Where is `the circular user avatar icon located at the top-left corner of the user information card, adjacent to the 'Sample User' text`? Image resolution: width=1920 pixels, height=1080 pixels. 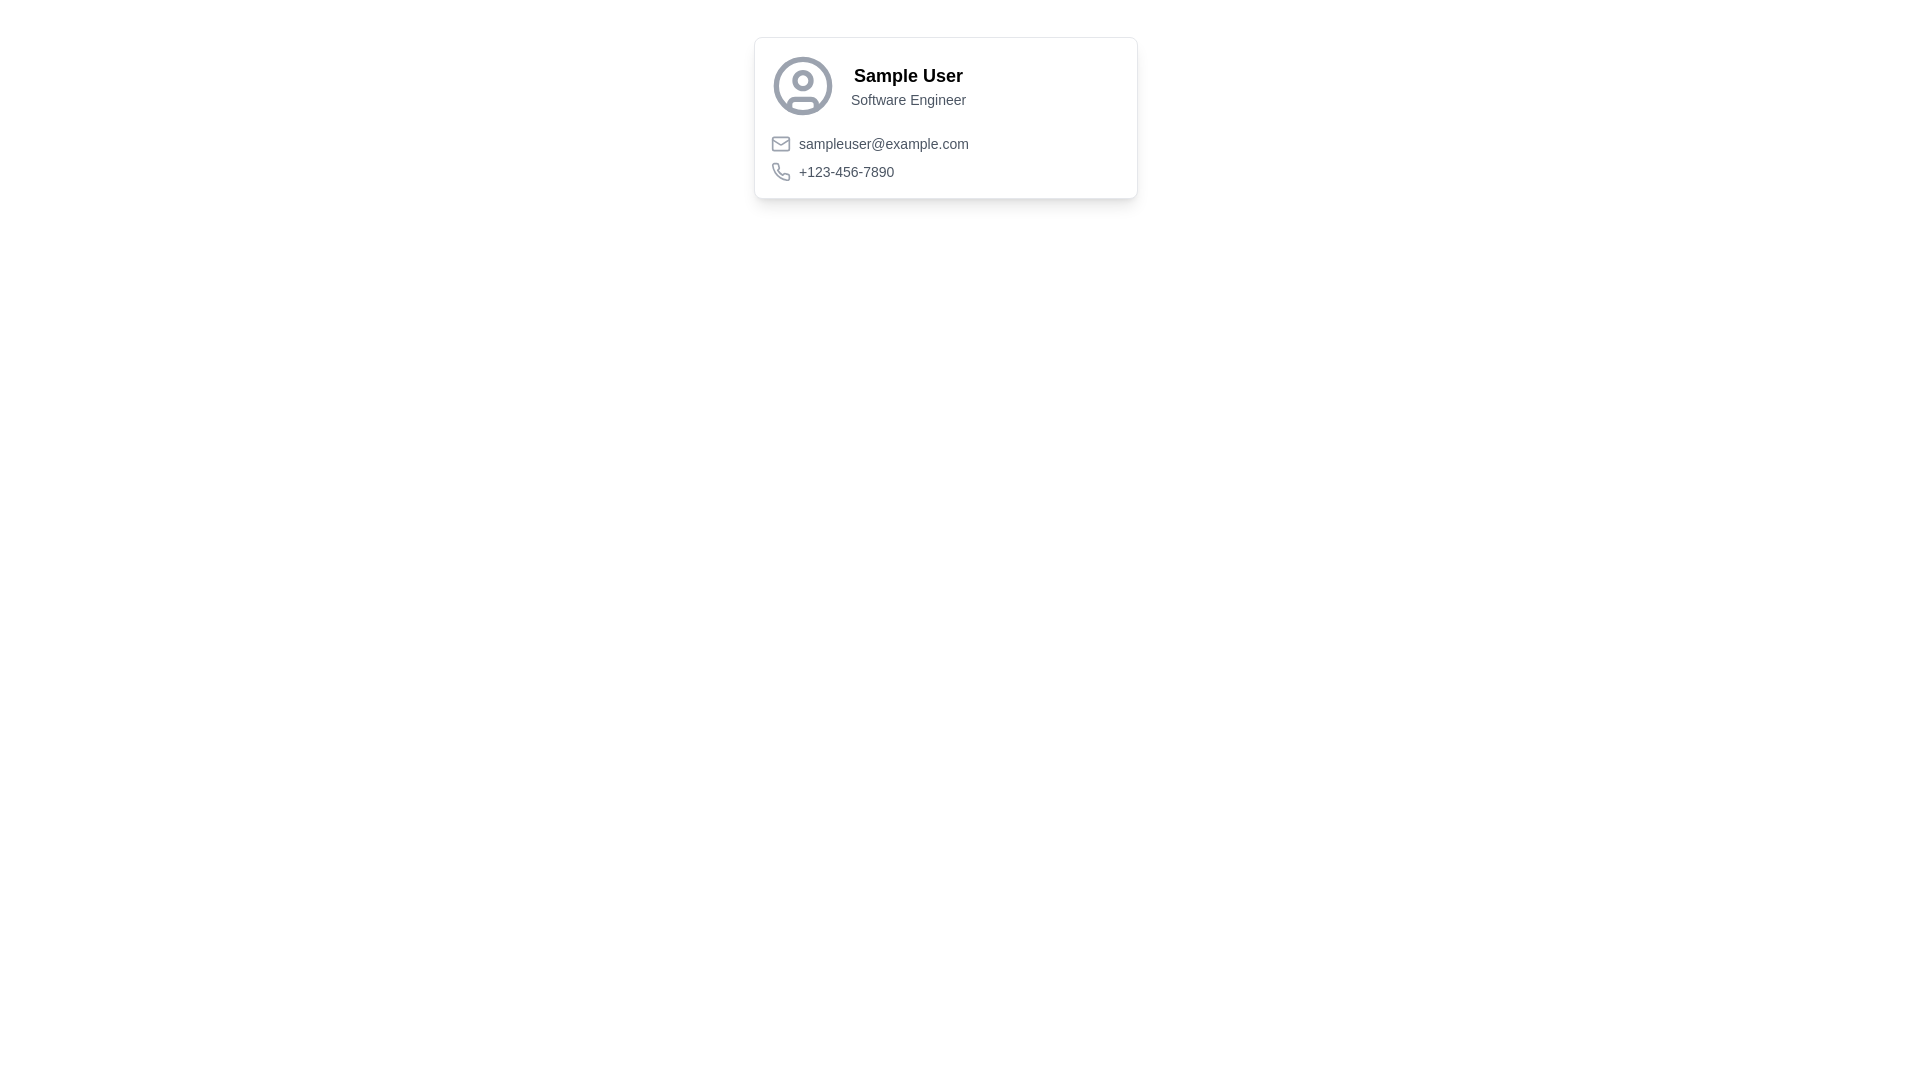
the circular user avatar icon located at the top-left corner of the user information card, adjacent to the 'Sample User' text is located at coordinates (802, 84).